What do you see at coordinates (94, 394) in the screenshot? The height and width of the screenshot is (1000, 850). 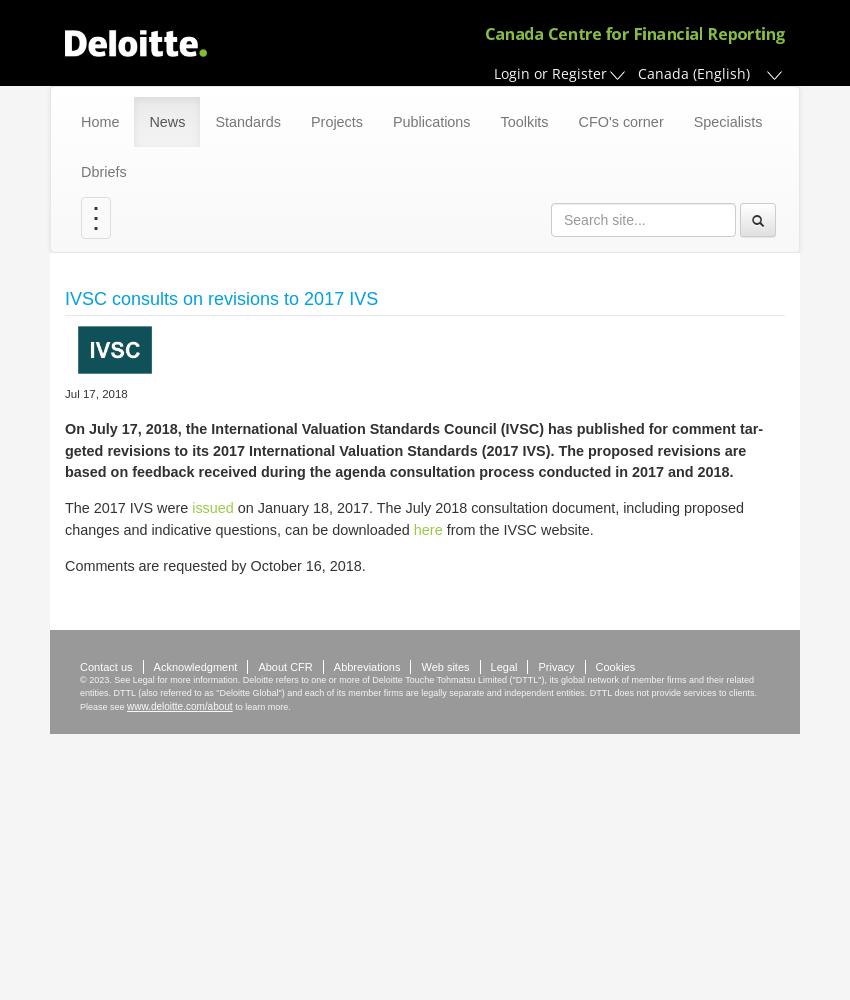 I see `'Jul 17, 2018'` at bounding box center [94, 394].